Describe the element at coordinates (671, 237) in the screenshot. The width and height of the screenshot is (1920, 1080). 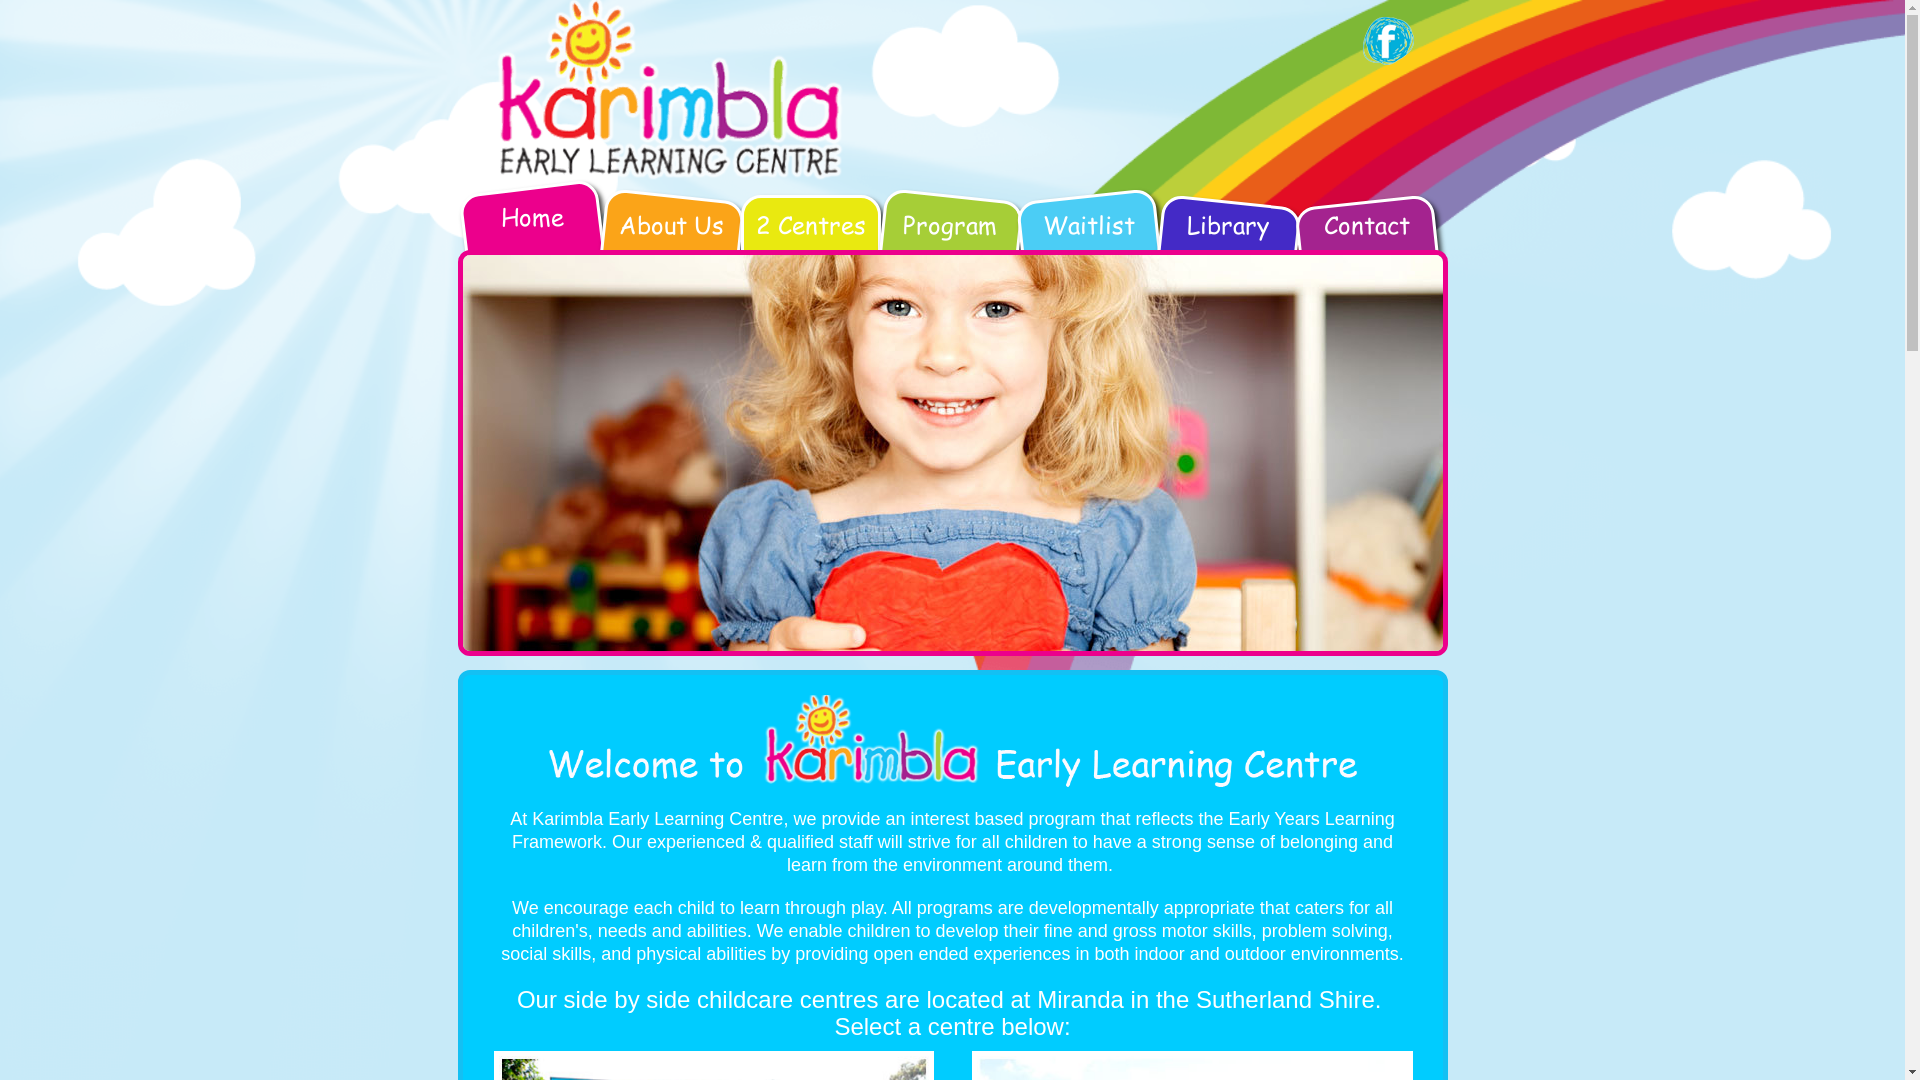
I see `'About Us'` at that location.